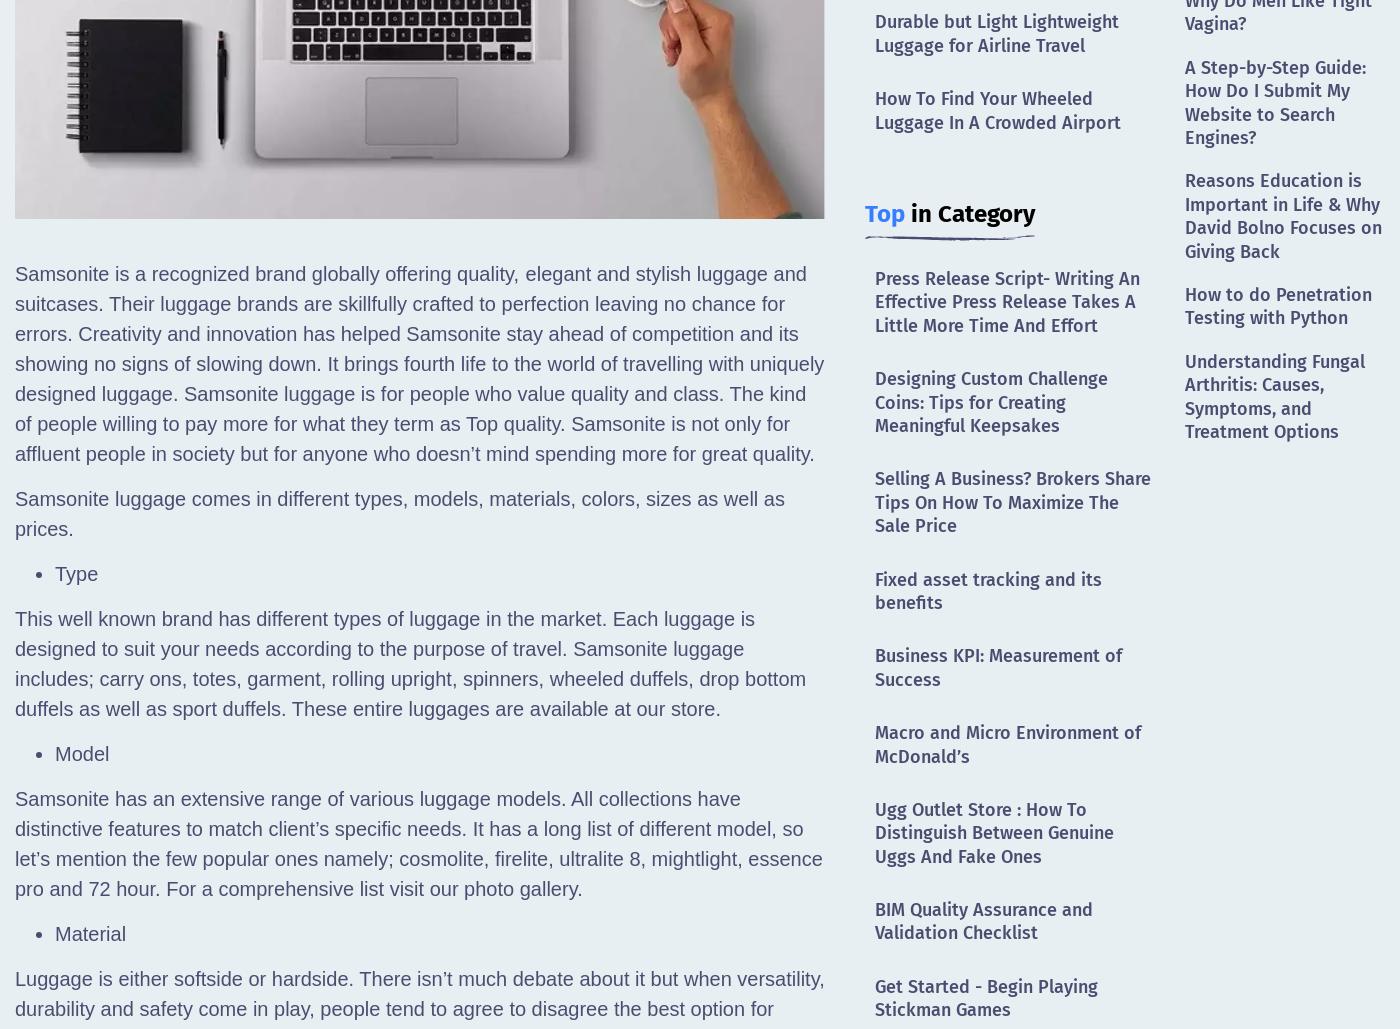 This screenshot has height=1029, width=1400. What do you see at coordinates (418, 842) in the screenshot?
I see `'Samsonite has an extensive range of various luggage models. All collections have distinctive features to match client’s specific needs. It has a long list of different model, so let’s mention the few popular ones namely; cosmolite, firelite, ultralite 8, mightlight, essence pro and 72 hour. For a comprehensive list visit our photo gallery.'` at bounding box center [418, 842].